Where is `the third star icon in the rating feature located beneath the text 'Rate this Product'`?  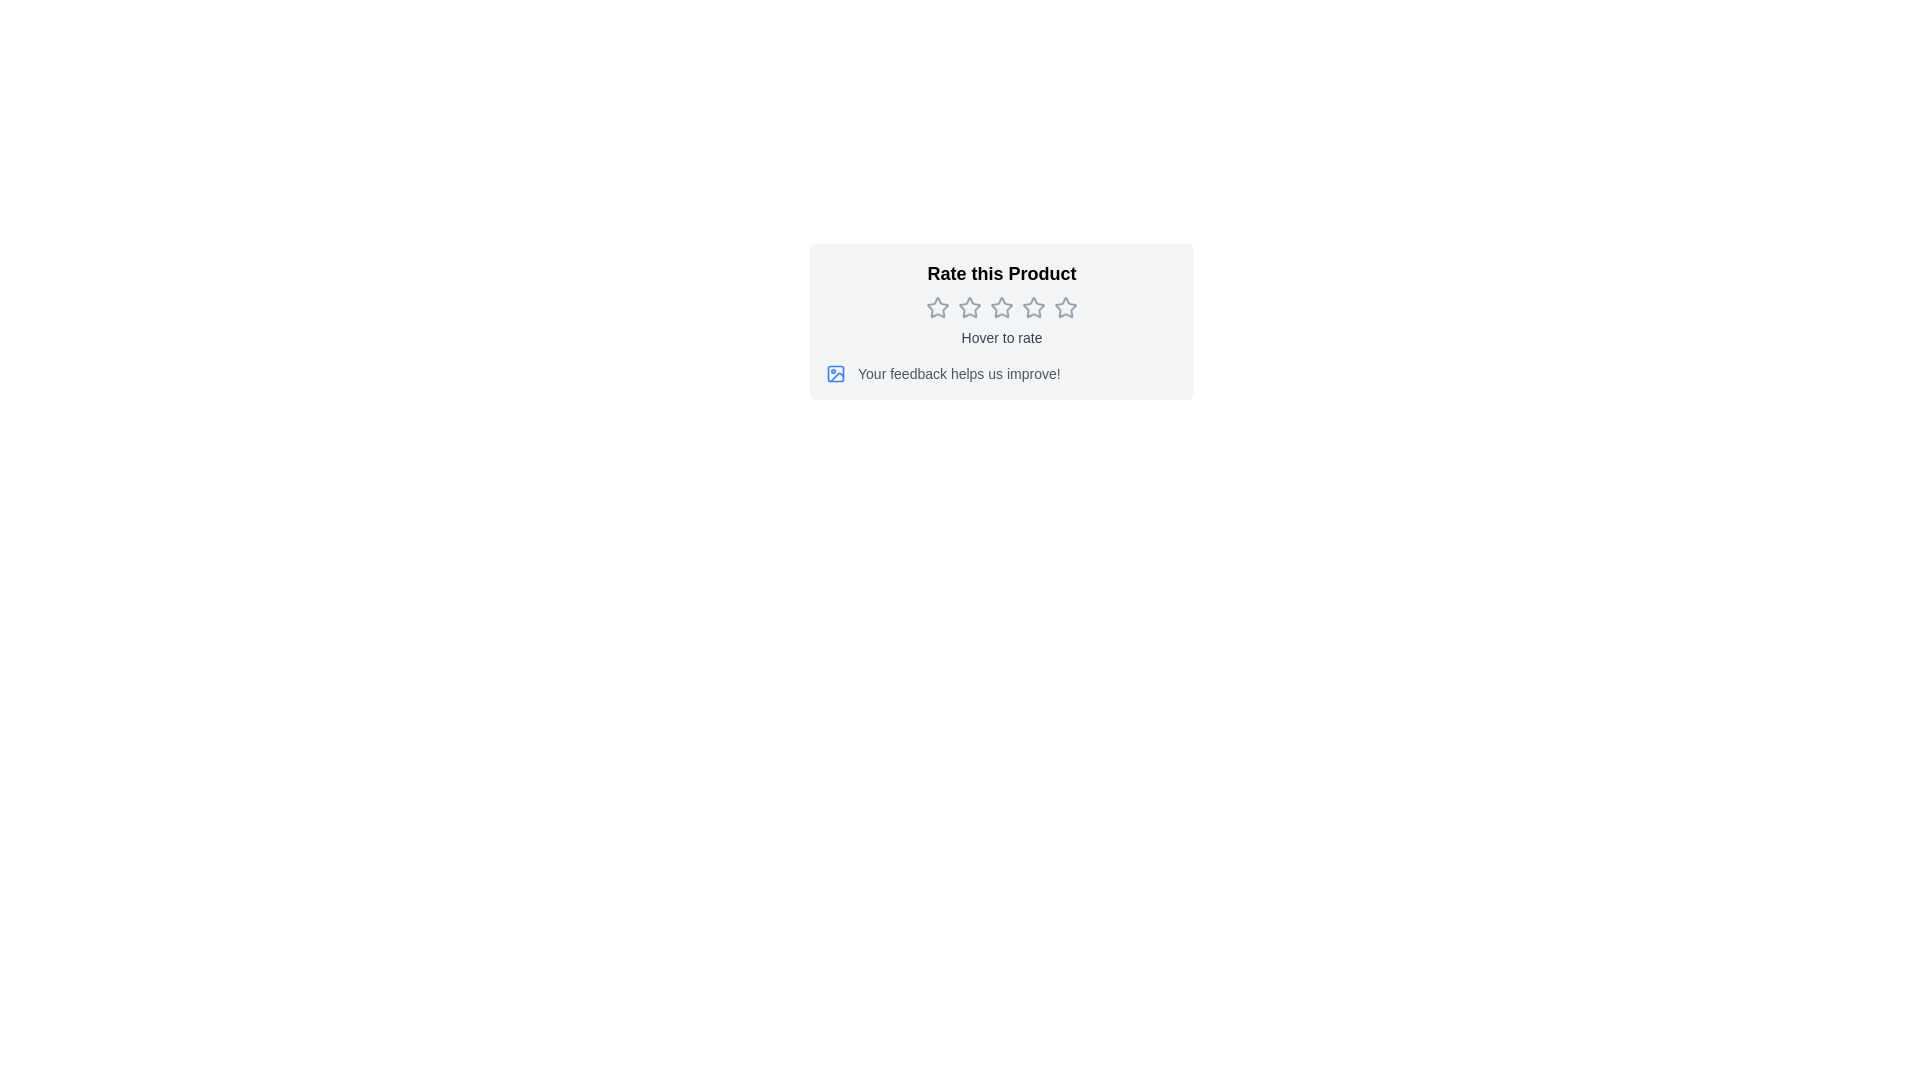 the third star icon in the rating feature located beneath the text 'Rate this Product' is located at coordinates (1001, 307).